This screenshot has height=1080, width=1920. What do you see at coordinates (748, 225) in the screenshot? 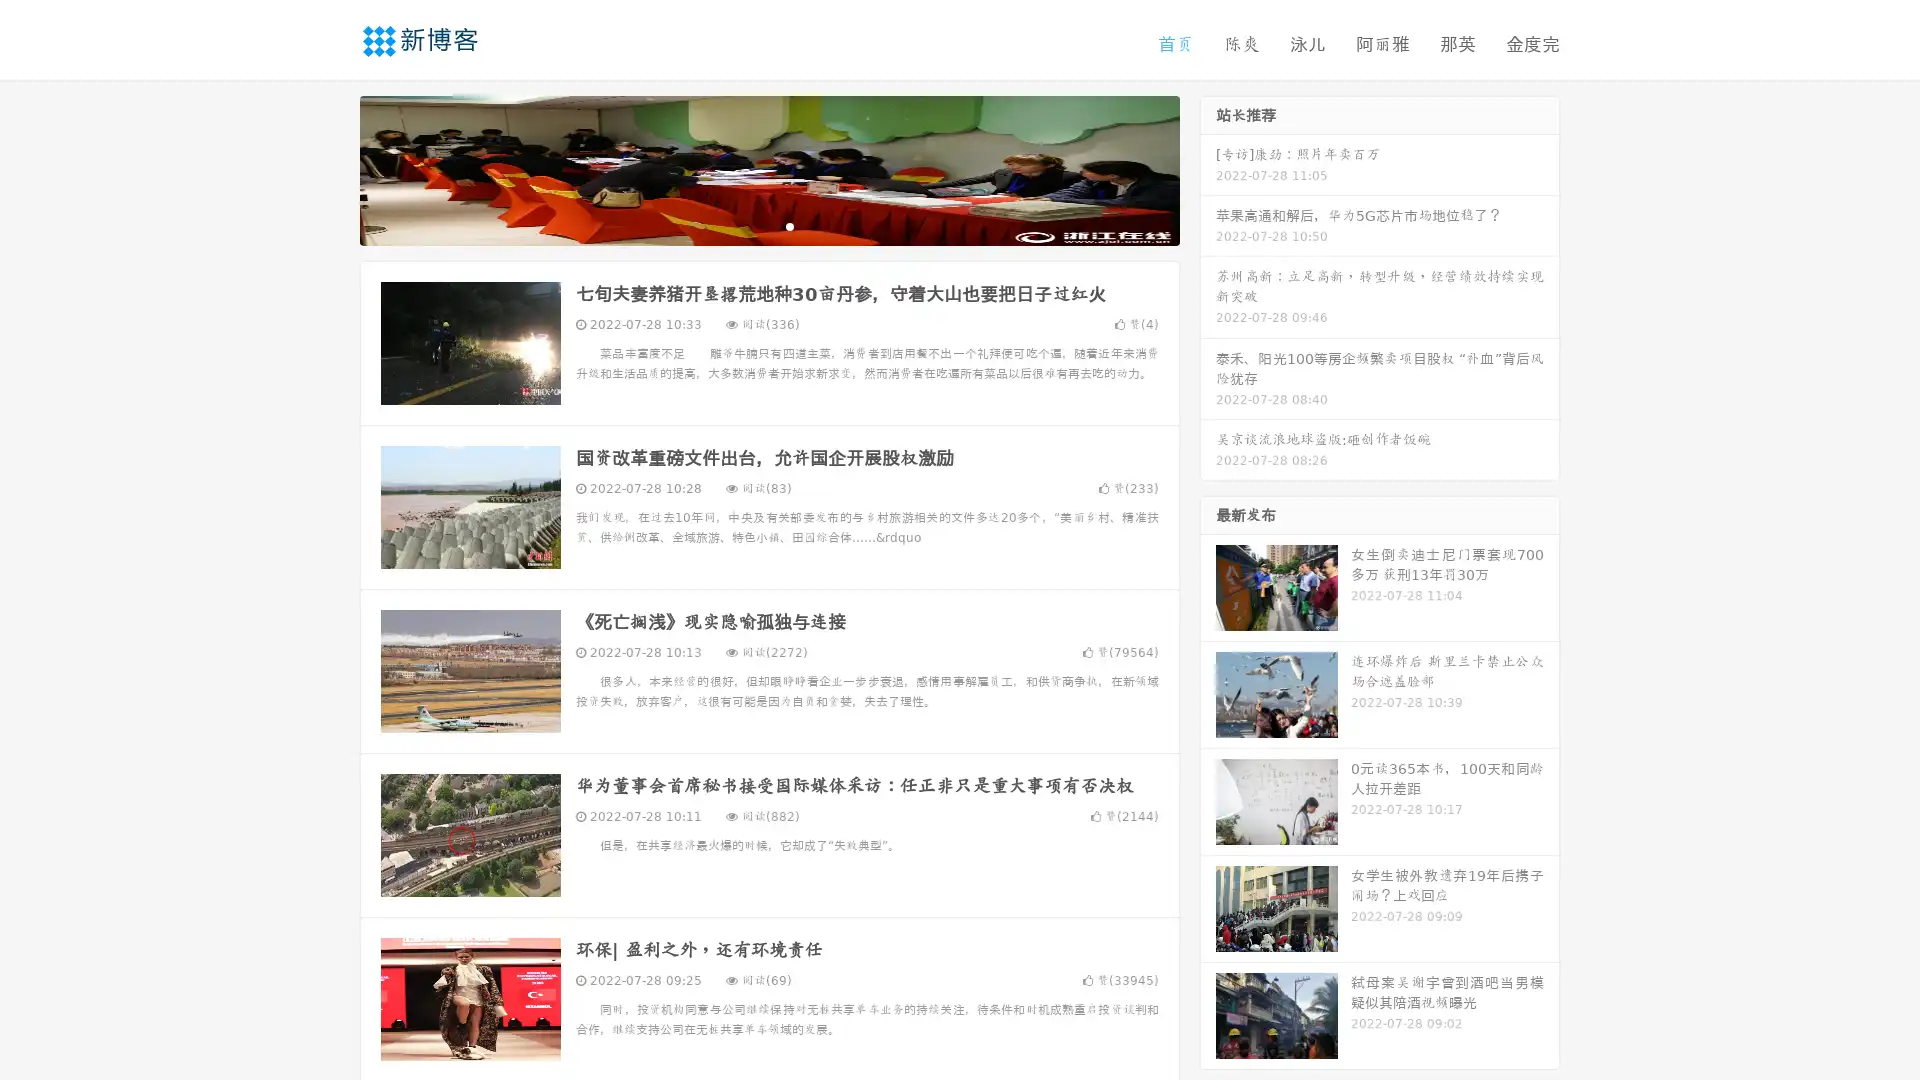
I see `Go to slide 1` at bounding box center [748, 225].